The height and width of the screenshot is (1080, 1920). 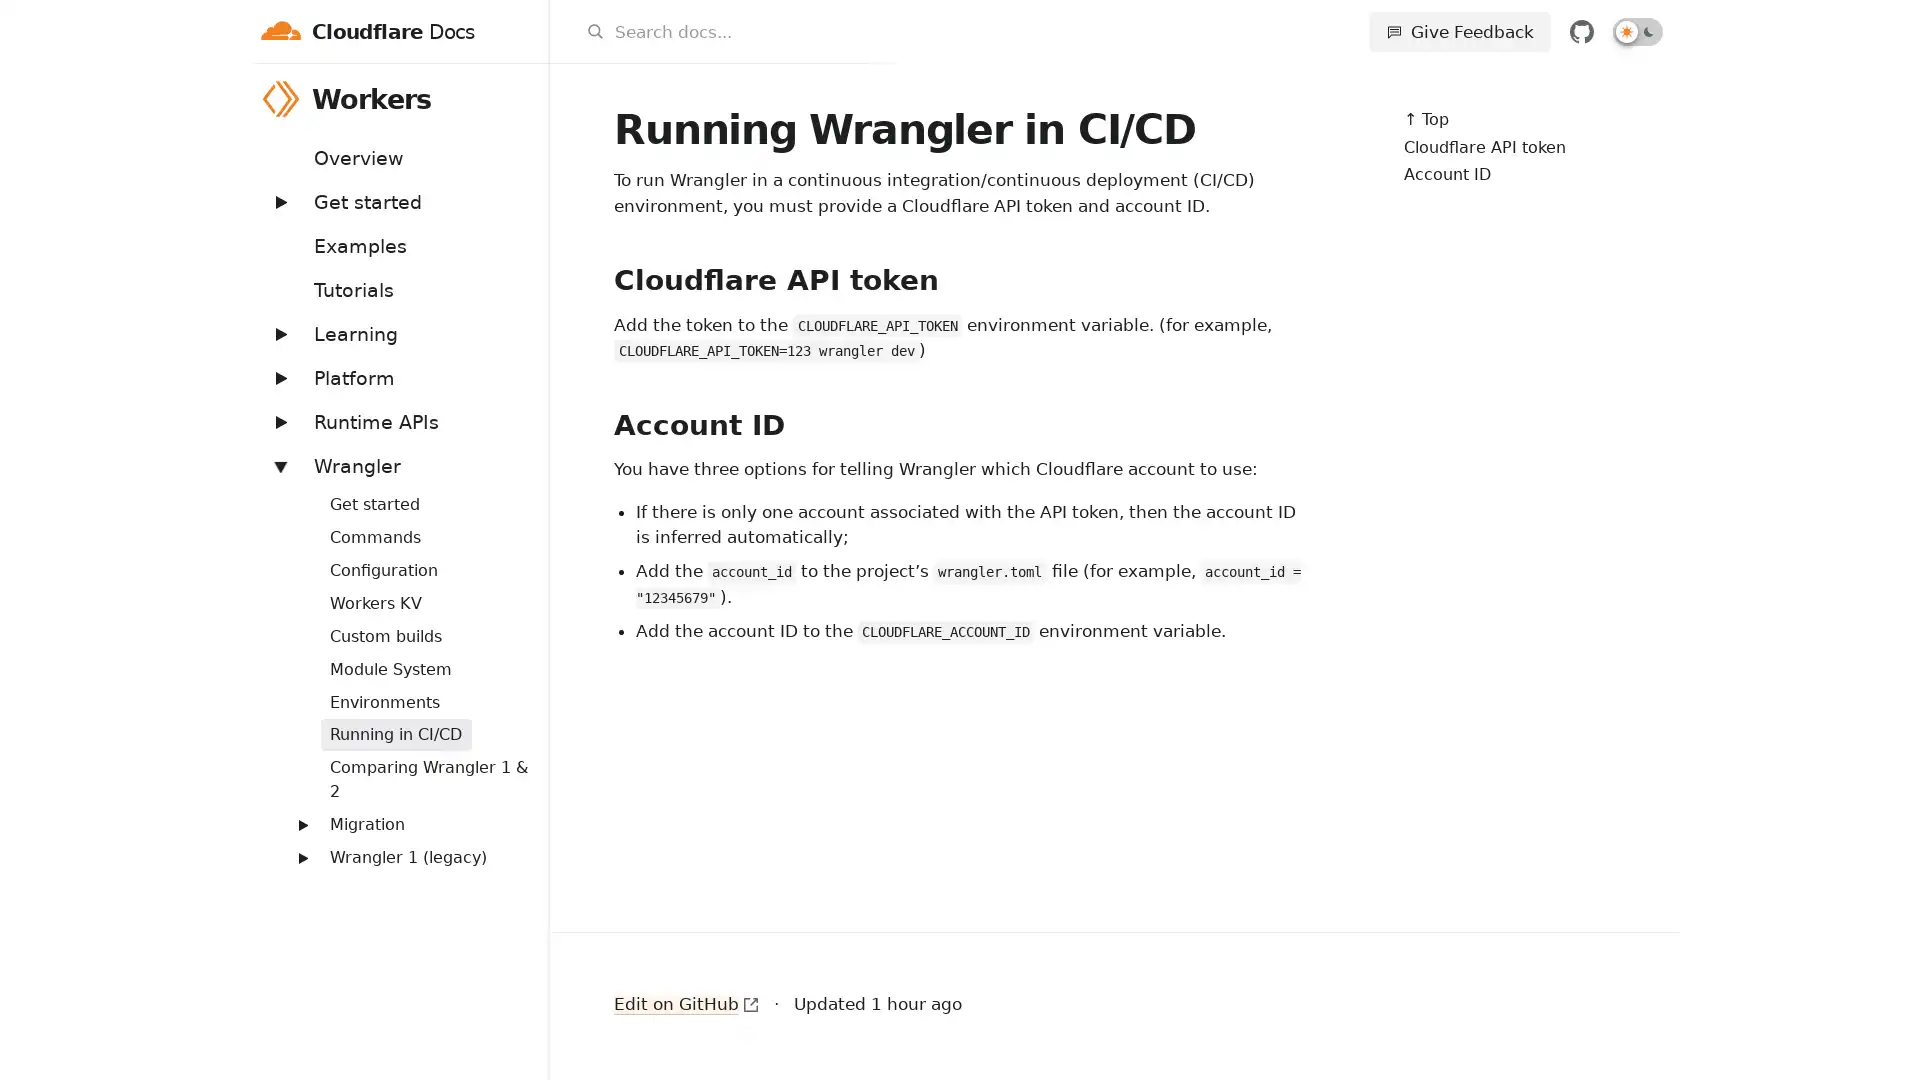 I want to click on Expand: Bindings, so click(x=291, y=447).